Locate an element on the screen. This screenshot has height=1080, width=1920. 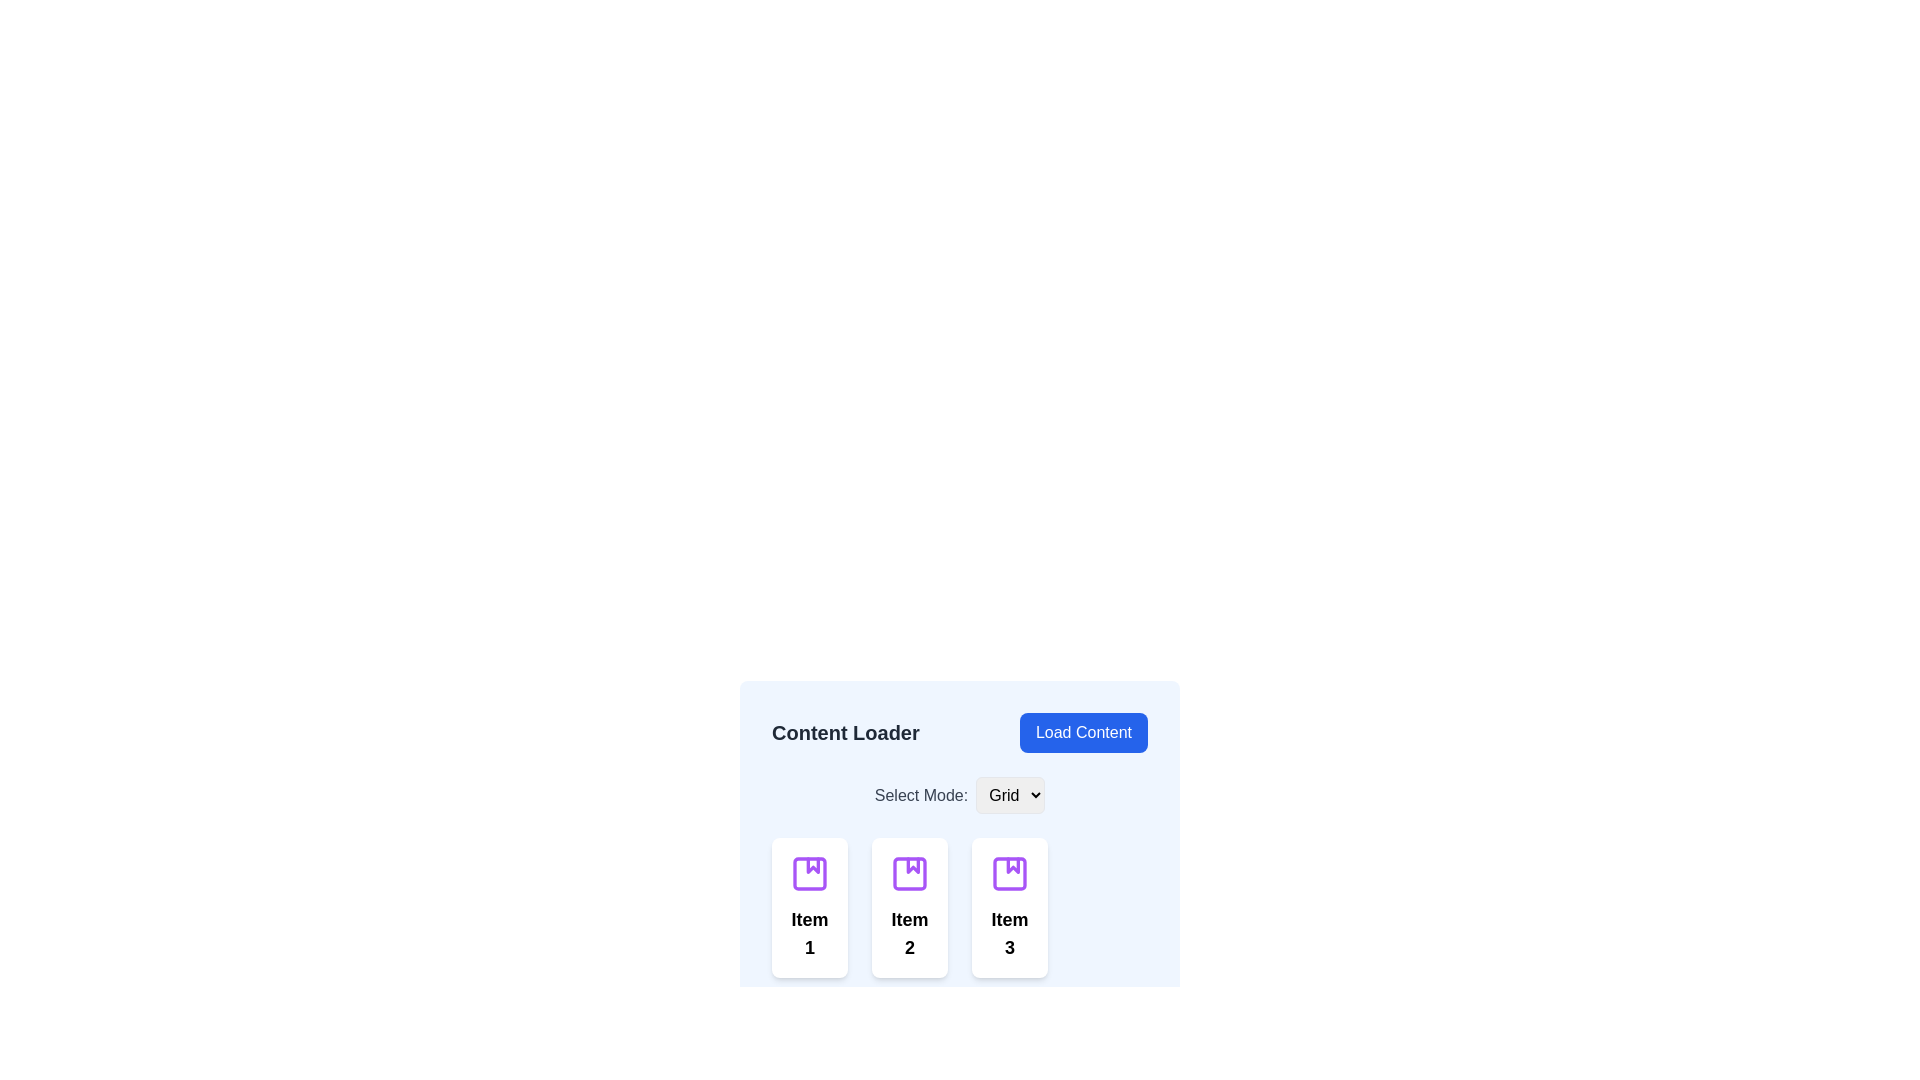
the first card in the grid layout for accessibility navigation is located at coordinates (810, 907).